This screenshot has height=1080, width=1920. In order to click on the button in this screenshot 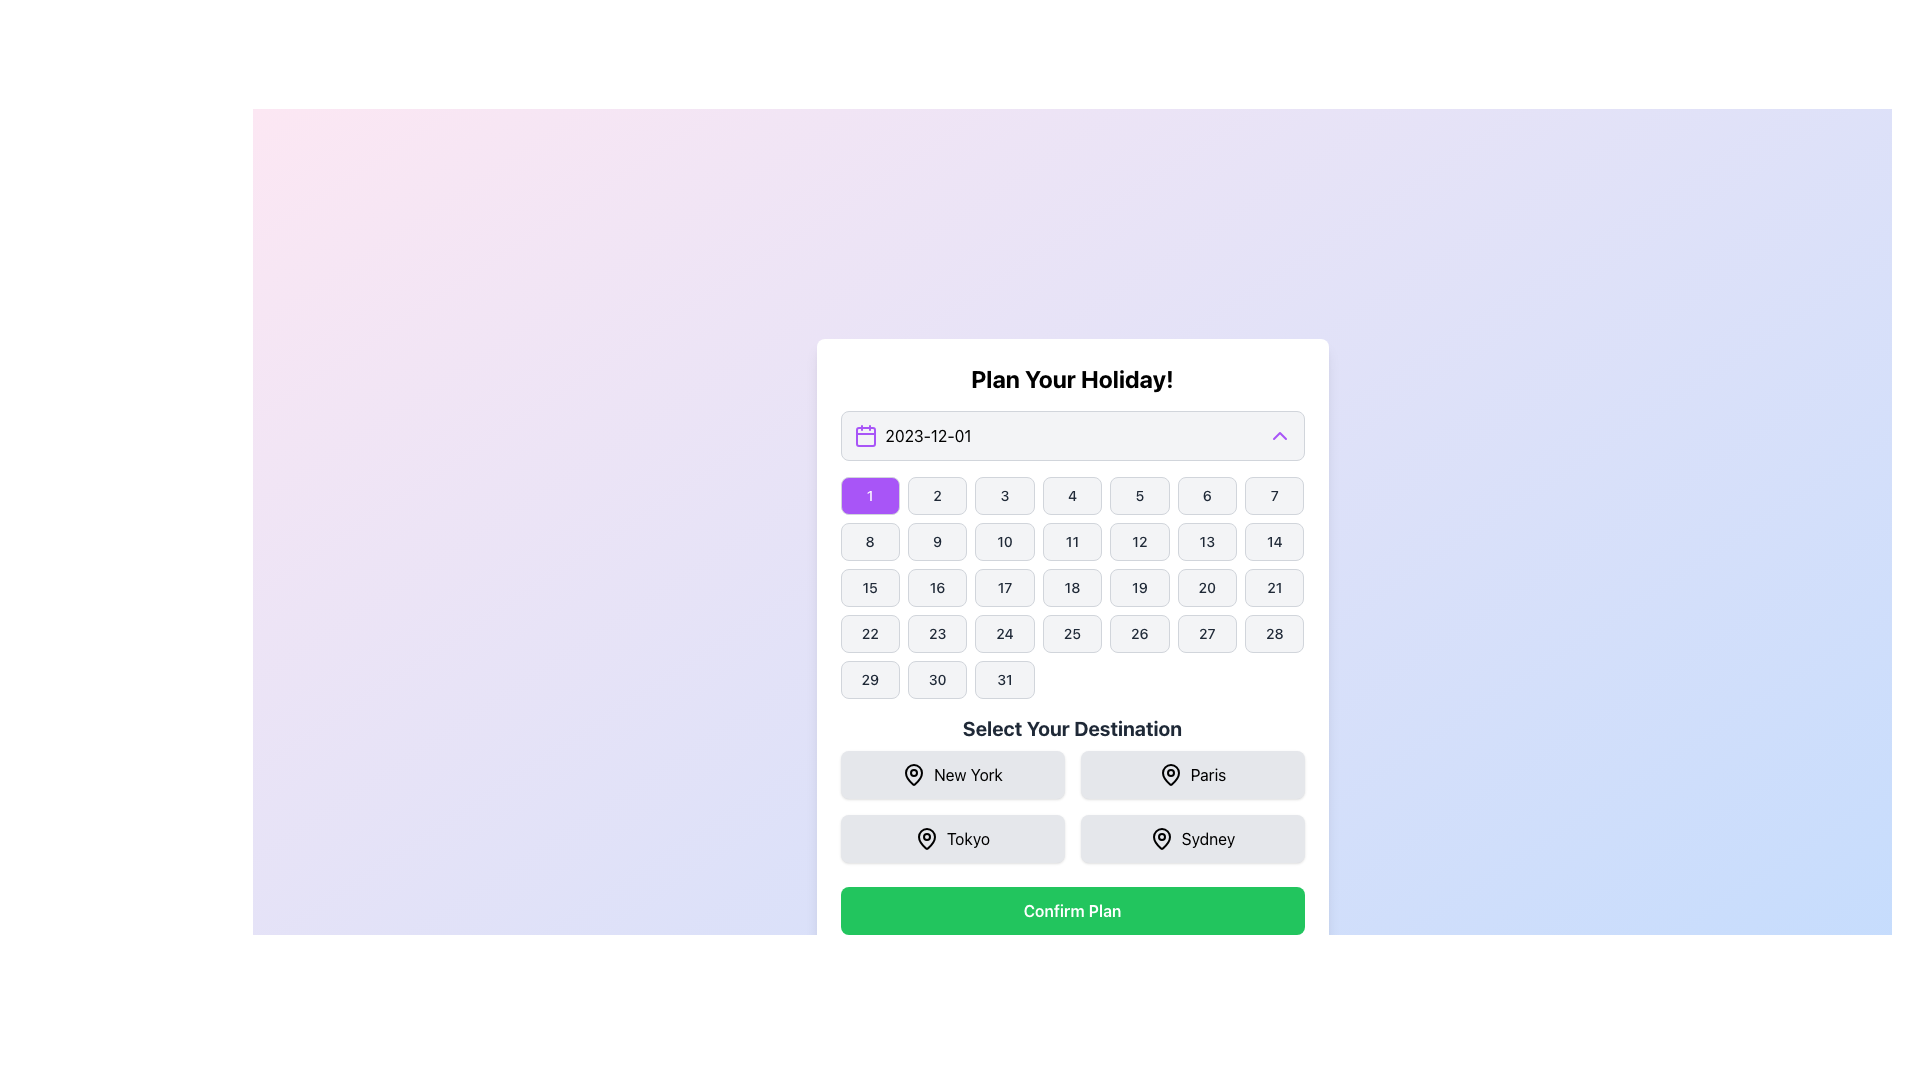, I will do `click(1273, 586)`.